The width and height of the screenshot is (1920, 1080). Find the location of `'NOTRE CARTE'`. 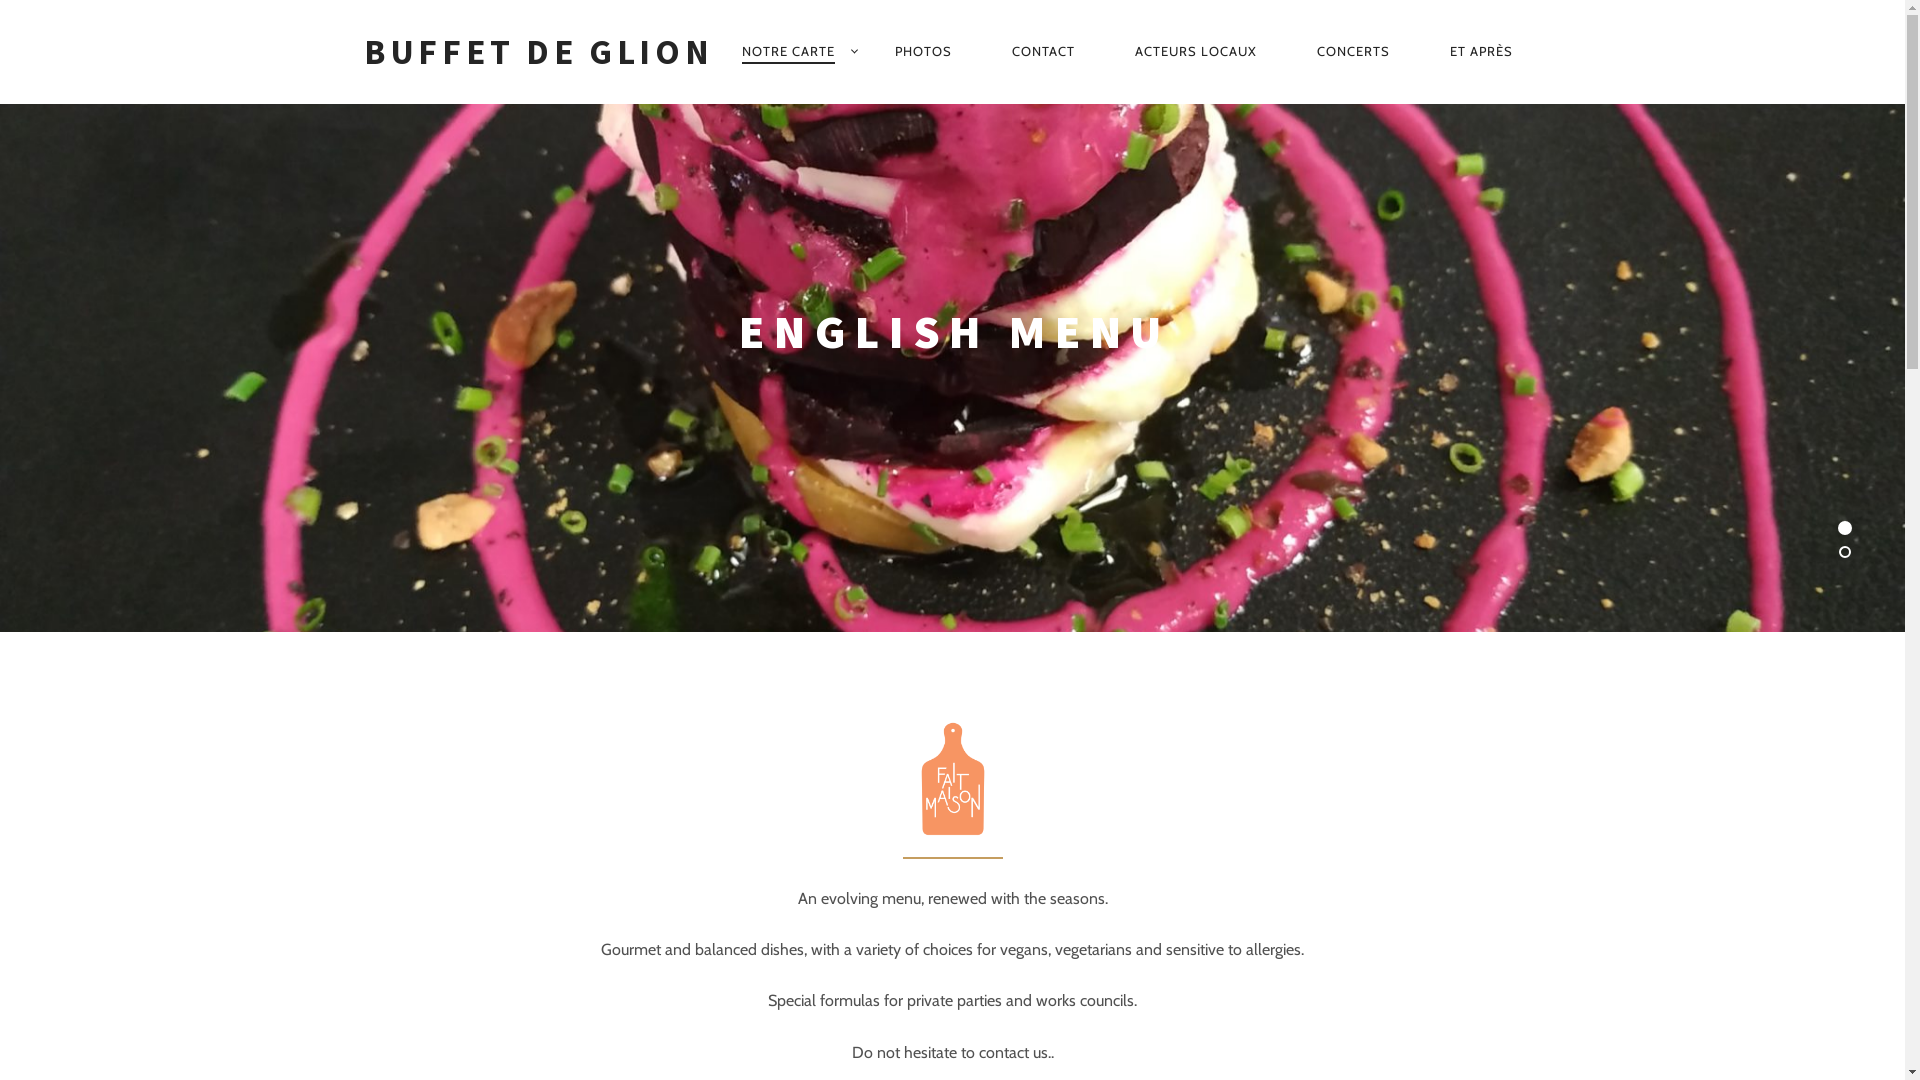

'NOTRE CARTE' is located at coordinates (787, 50).